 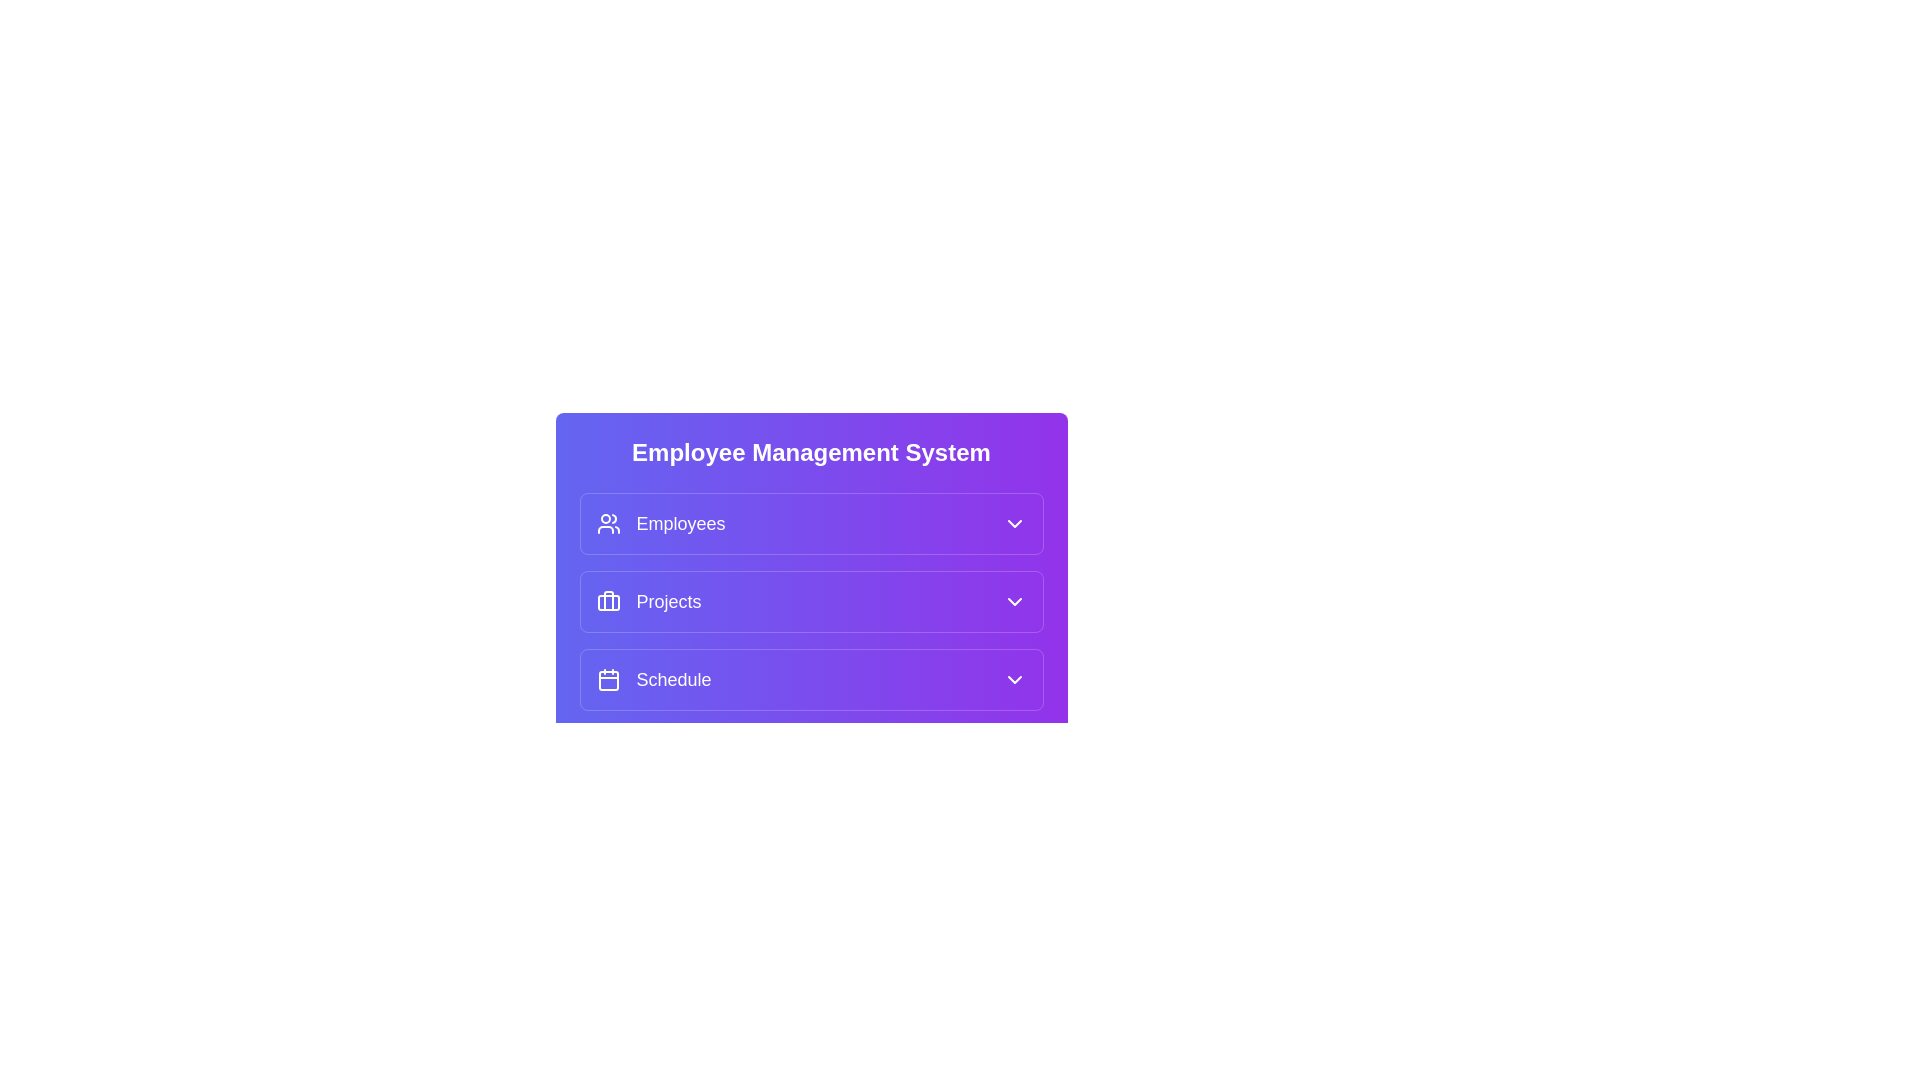 What do you see at coordinates (811, 600) in the screenshot?
I see `the second button in the menu, which redirects to the projects section, located between 'Employees' and 'Schedule'` at bounding box center [811, 600].